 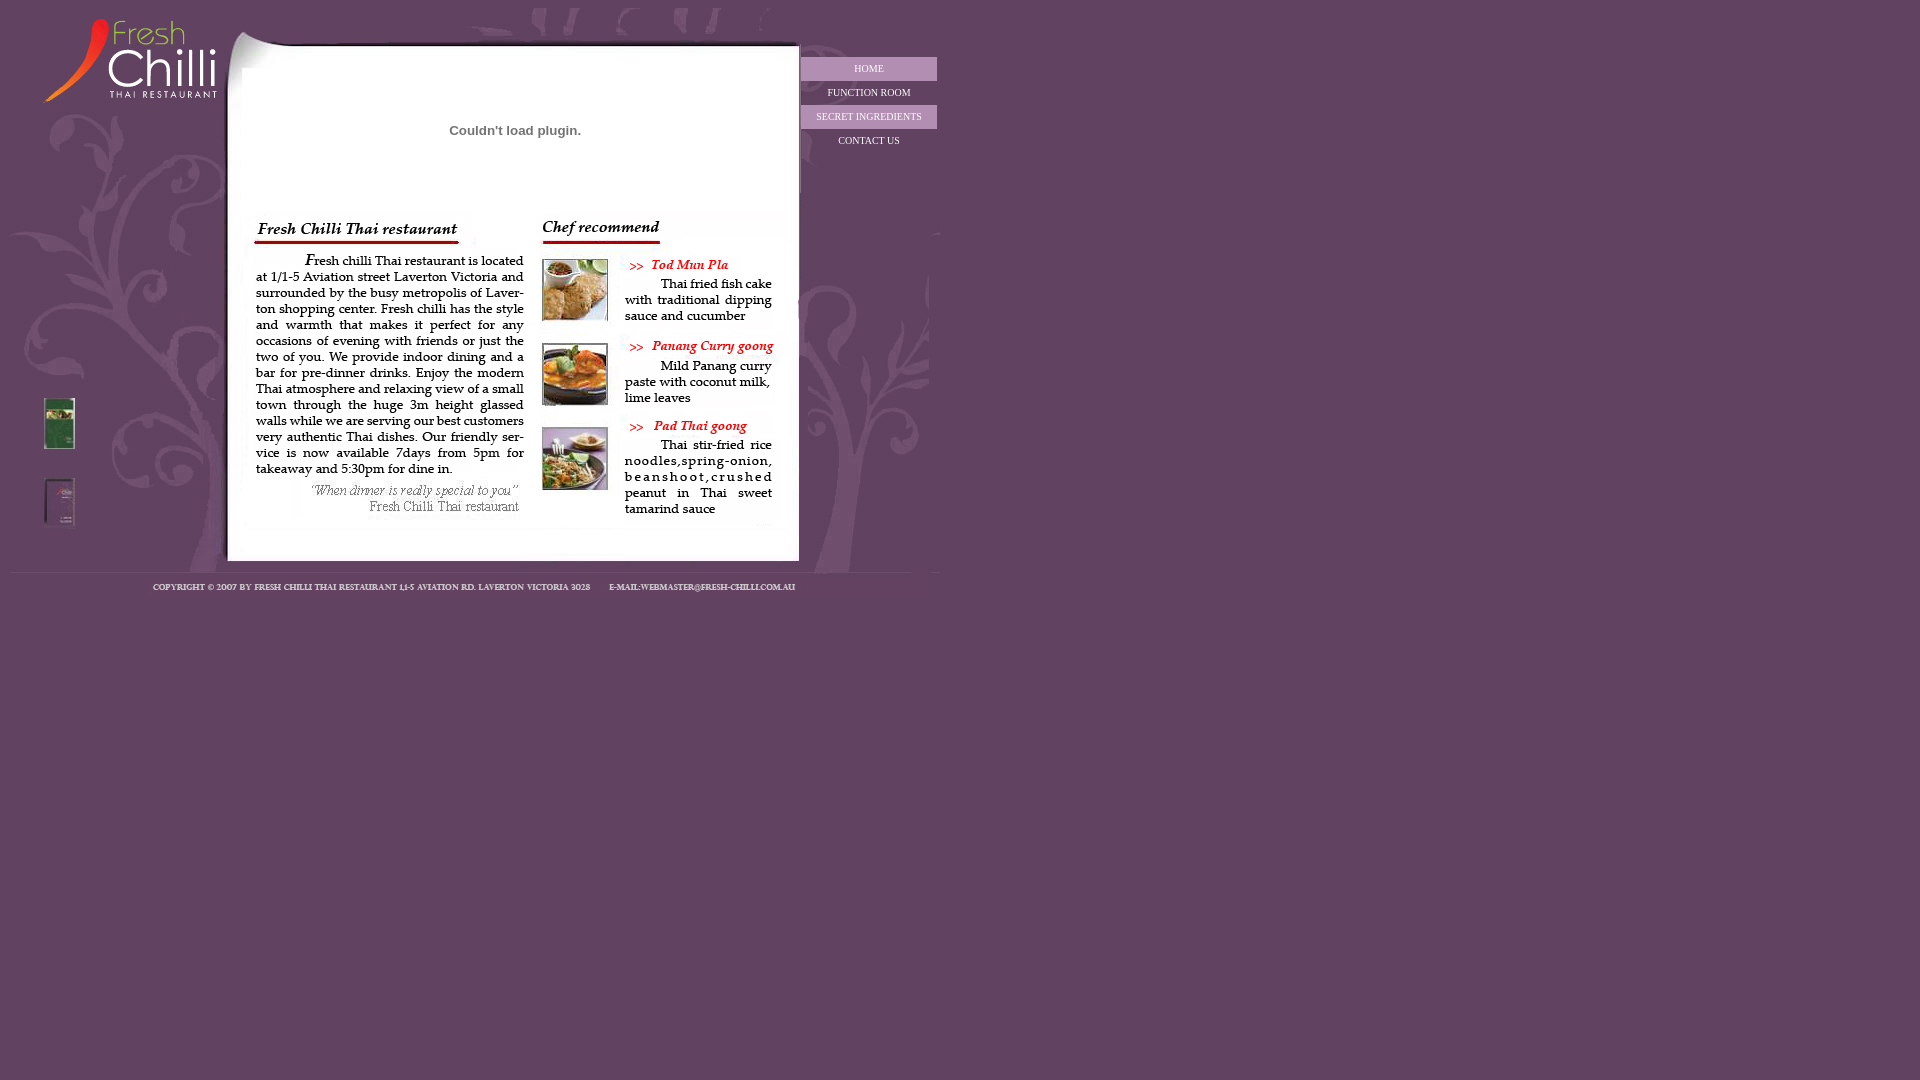 I want to click on 'HOME', so click(x=868, y=66).